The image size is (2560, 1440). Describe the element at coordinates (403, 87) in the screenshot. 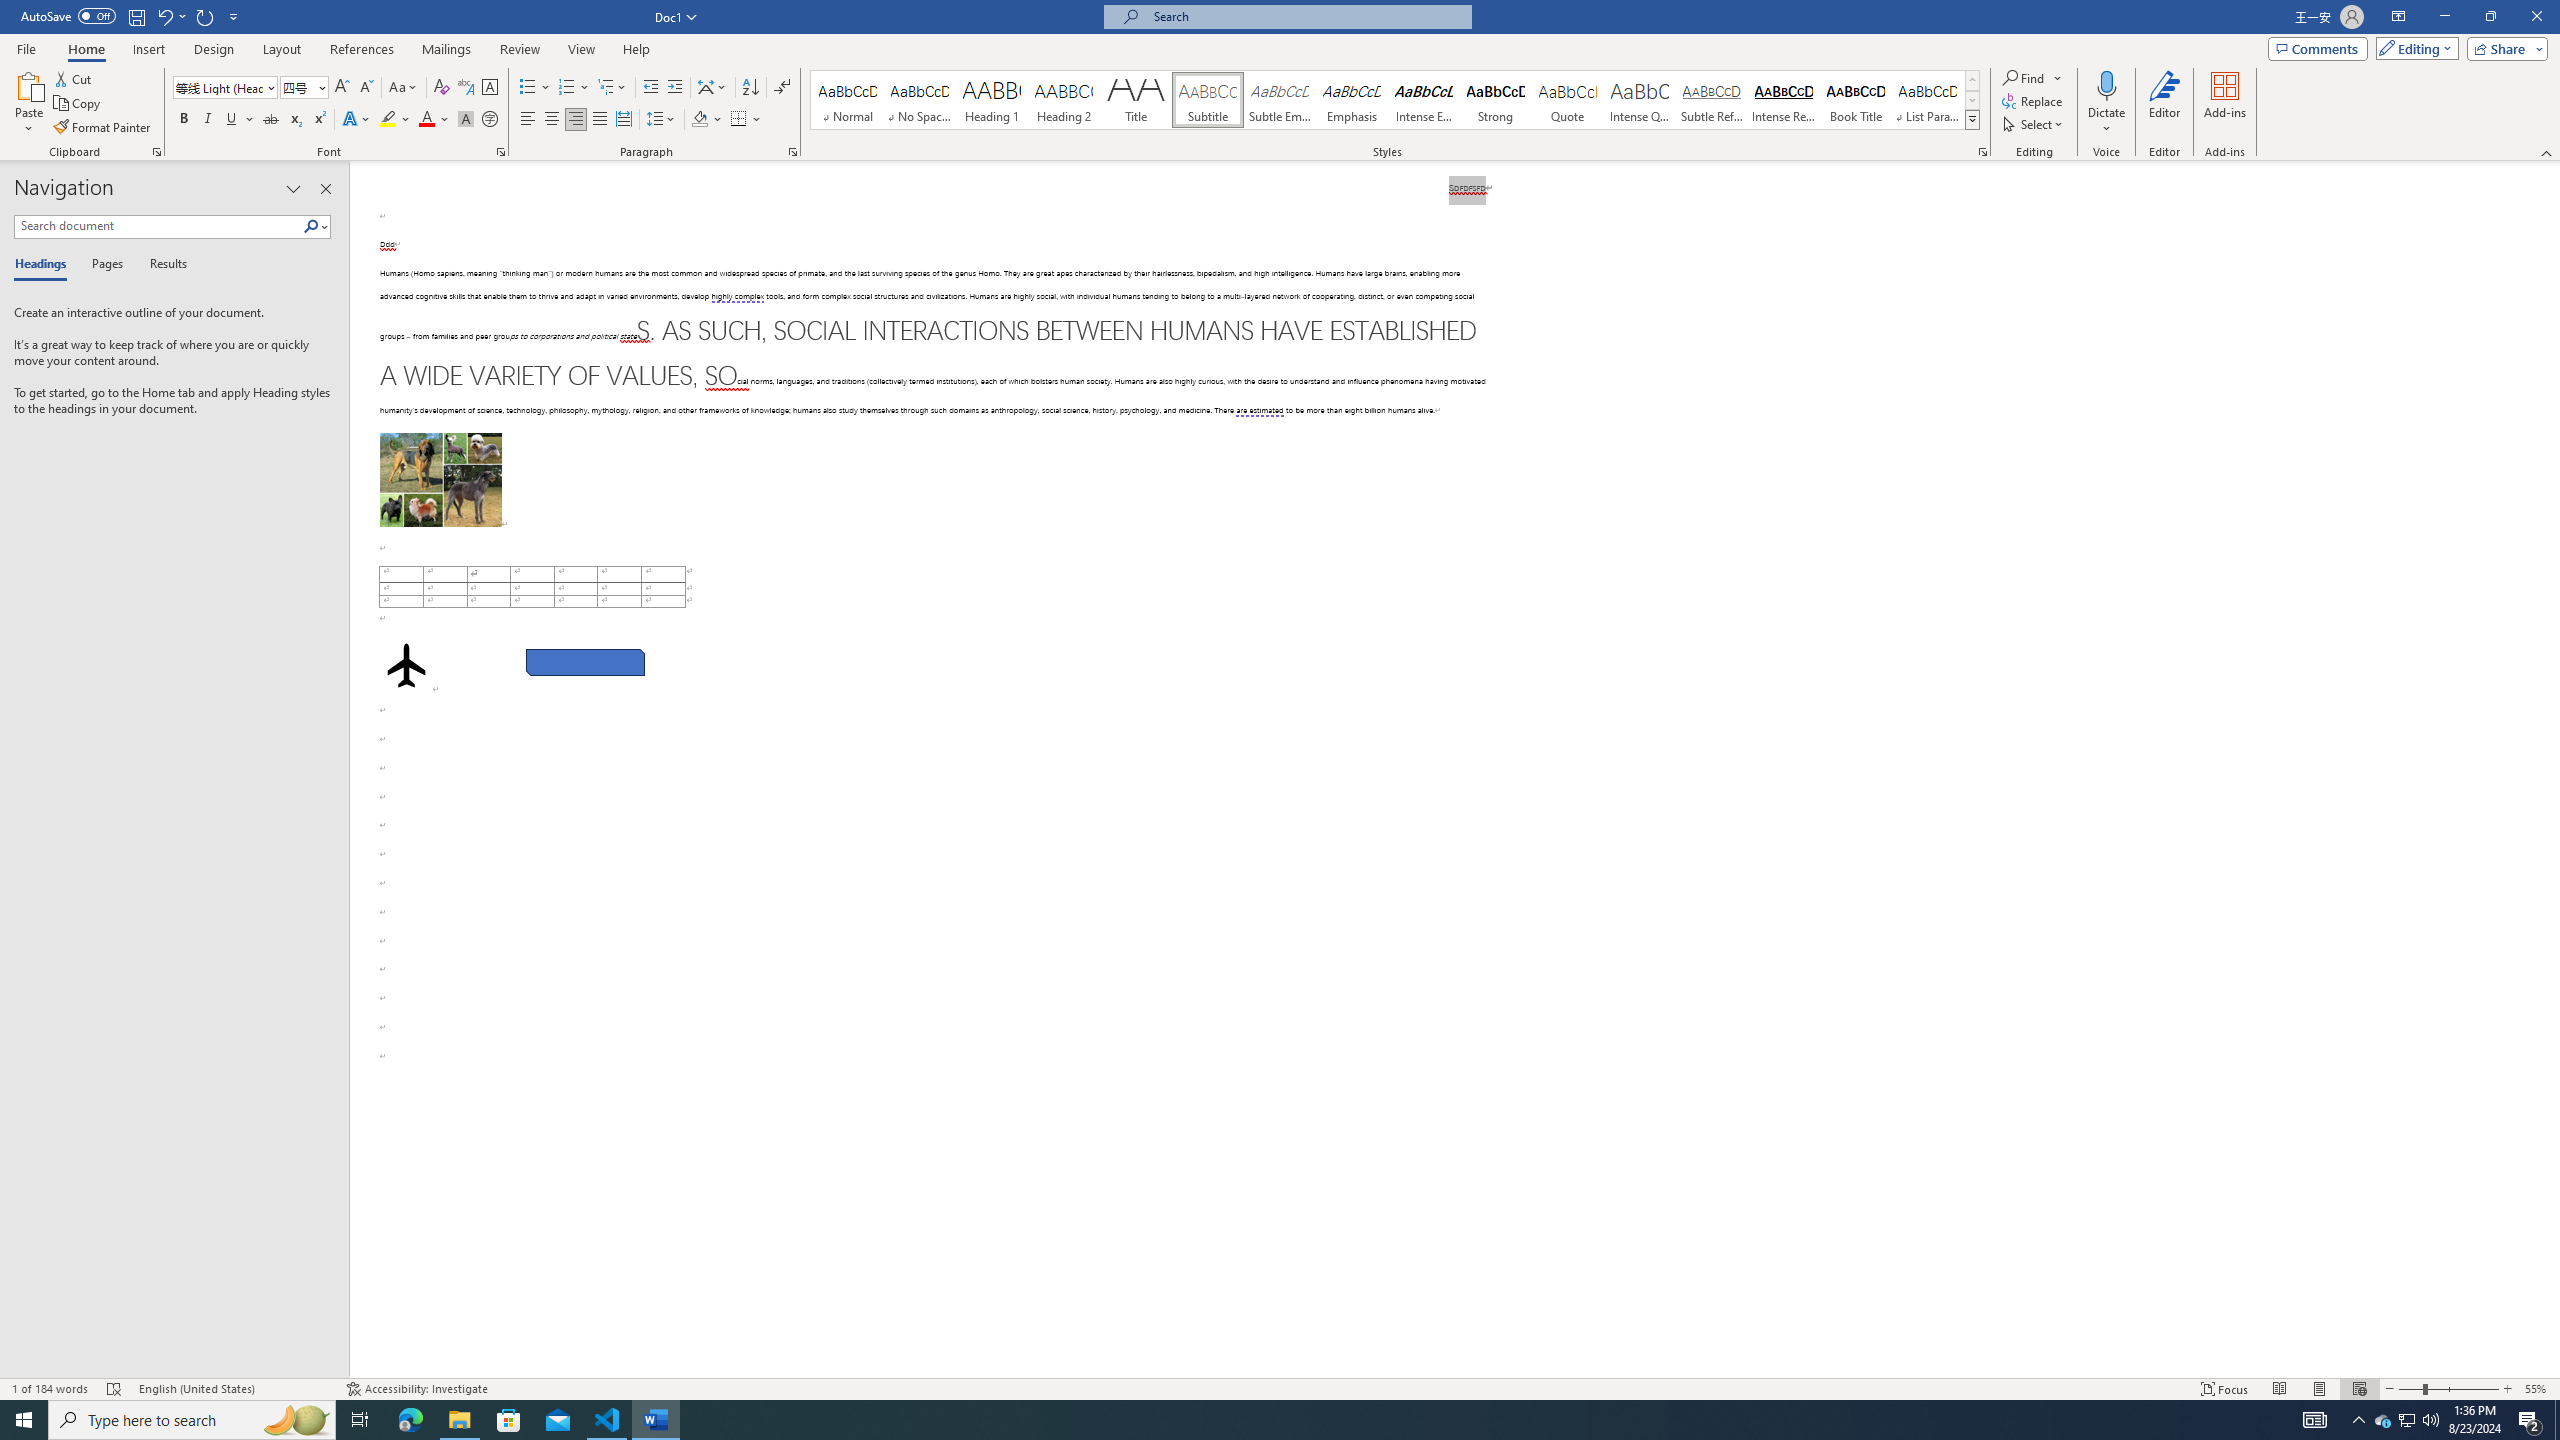

I see `'Change Case'` at that location.